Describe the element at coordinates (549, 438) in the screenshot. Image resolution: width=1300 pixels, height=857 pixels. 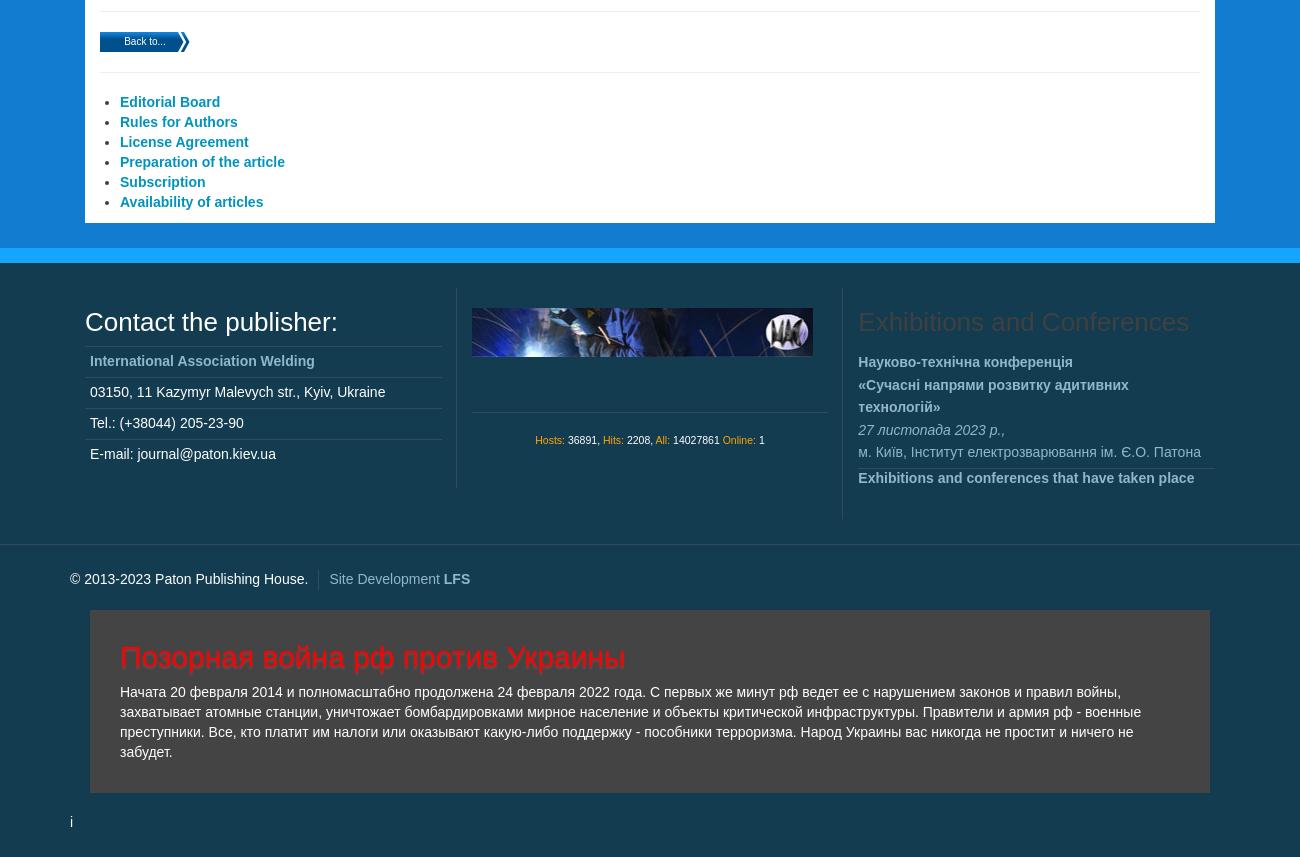
I see `'Hosts:'` at that location.